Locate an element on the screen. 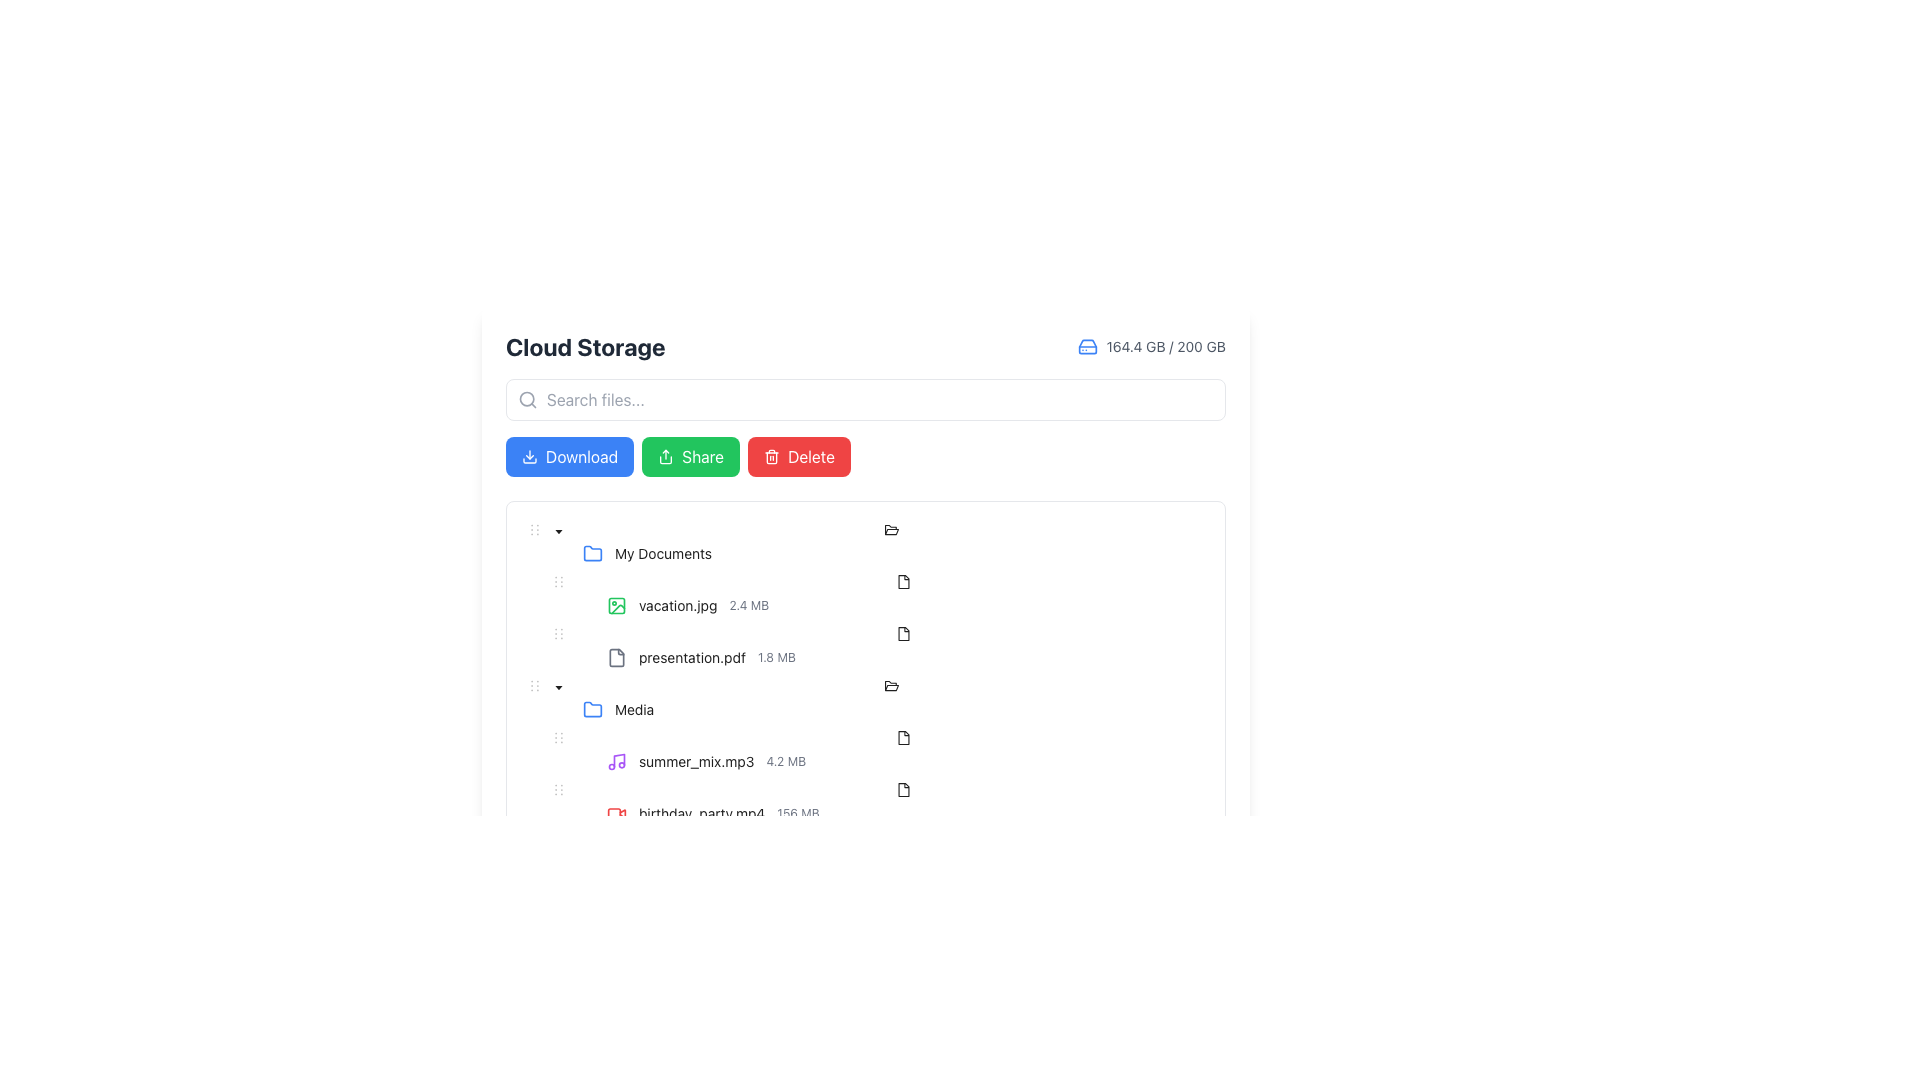 This screenshot has height=1080, width=1920. the file icon styled as a document next to the entry 'summer_mix.mp3 4.2 MB' is located at coordinates (902, 737).